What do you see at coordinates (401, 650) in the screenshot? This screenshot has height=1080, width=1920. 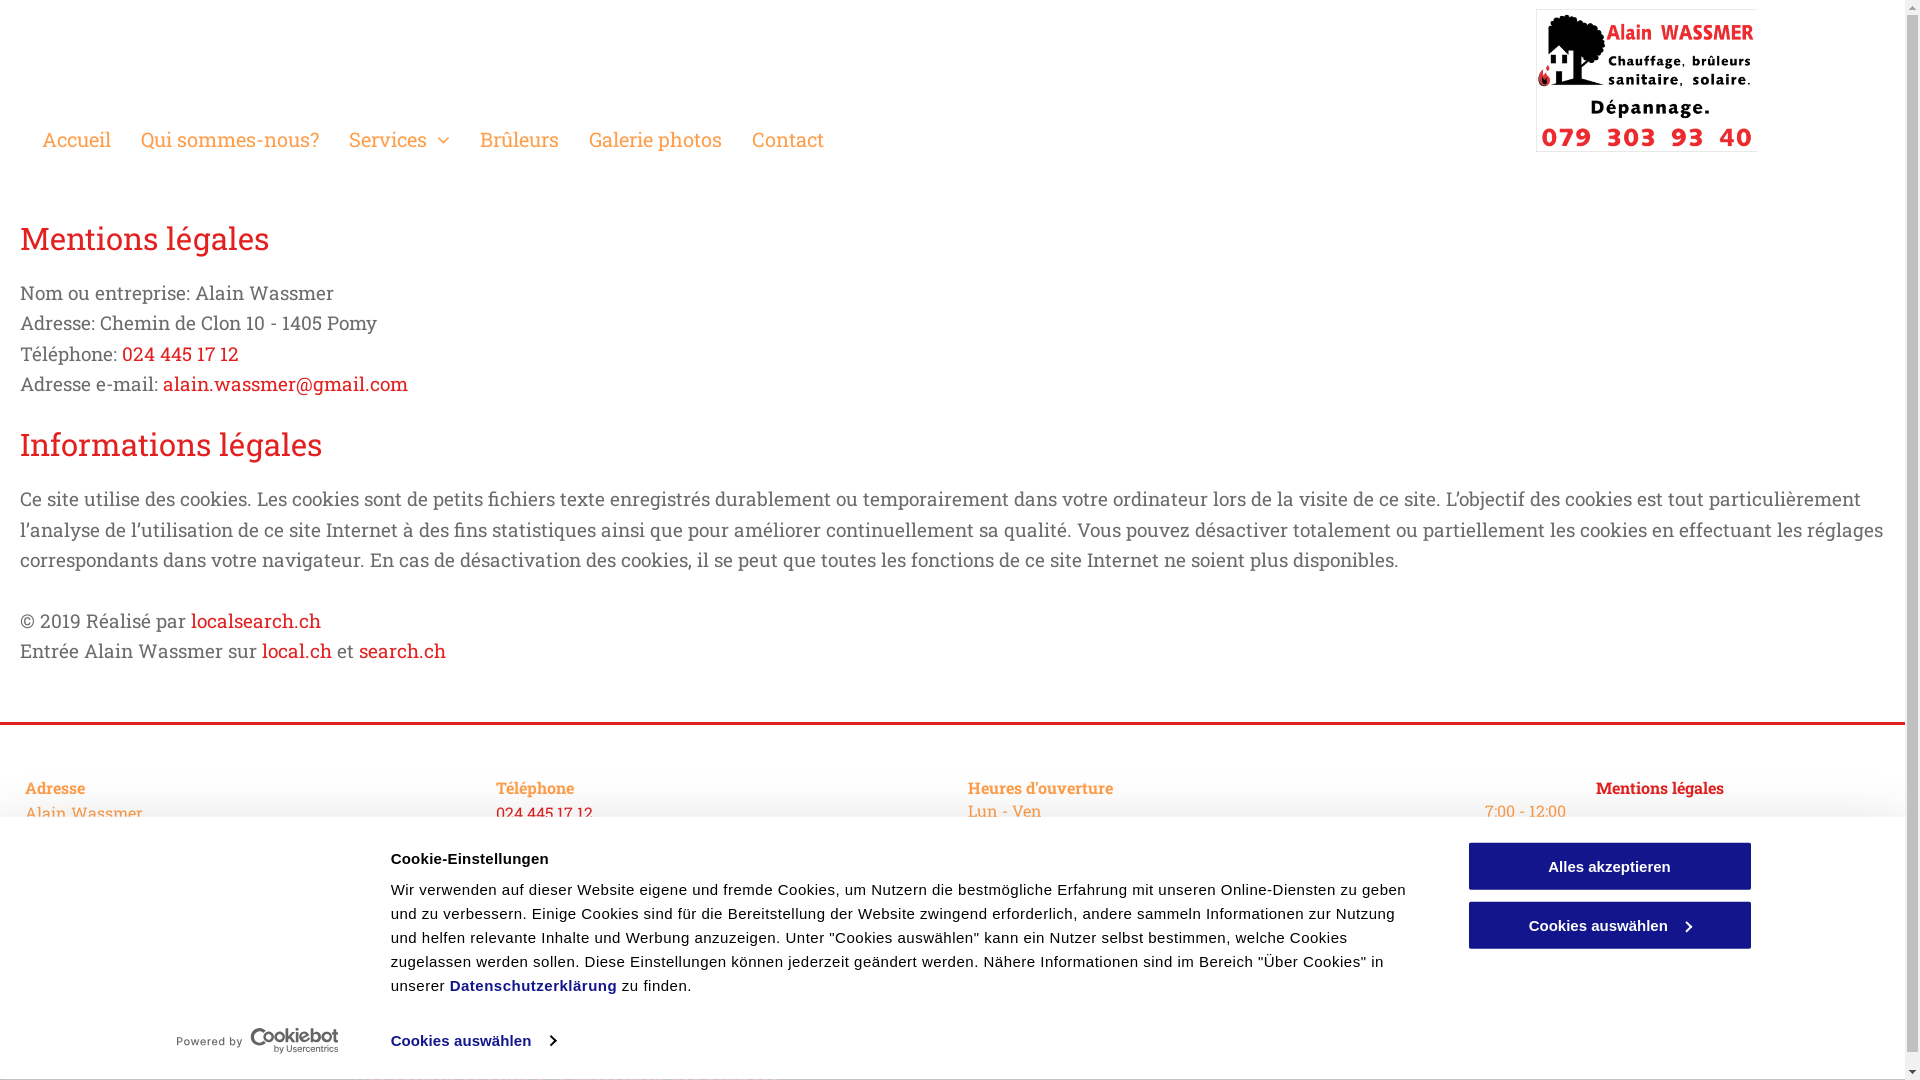 I see `'search.ch'` at bounding box center [401, 650].